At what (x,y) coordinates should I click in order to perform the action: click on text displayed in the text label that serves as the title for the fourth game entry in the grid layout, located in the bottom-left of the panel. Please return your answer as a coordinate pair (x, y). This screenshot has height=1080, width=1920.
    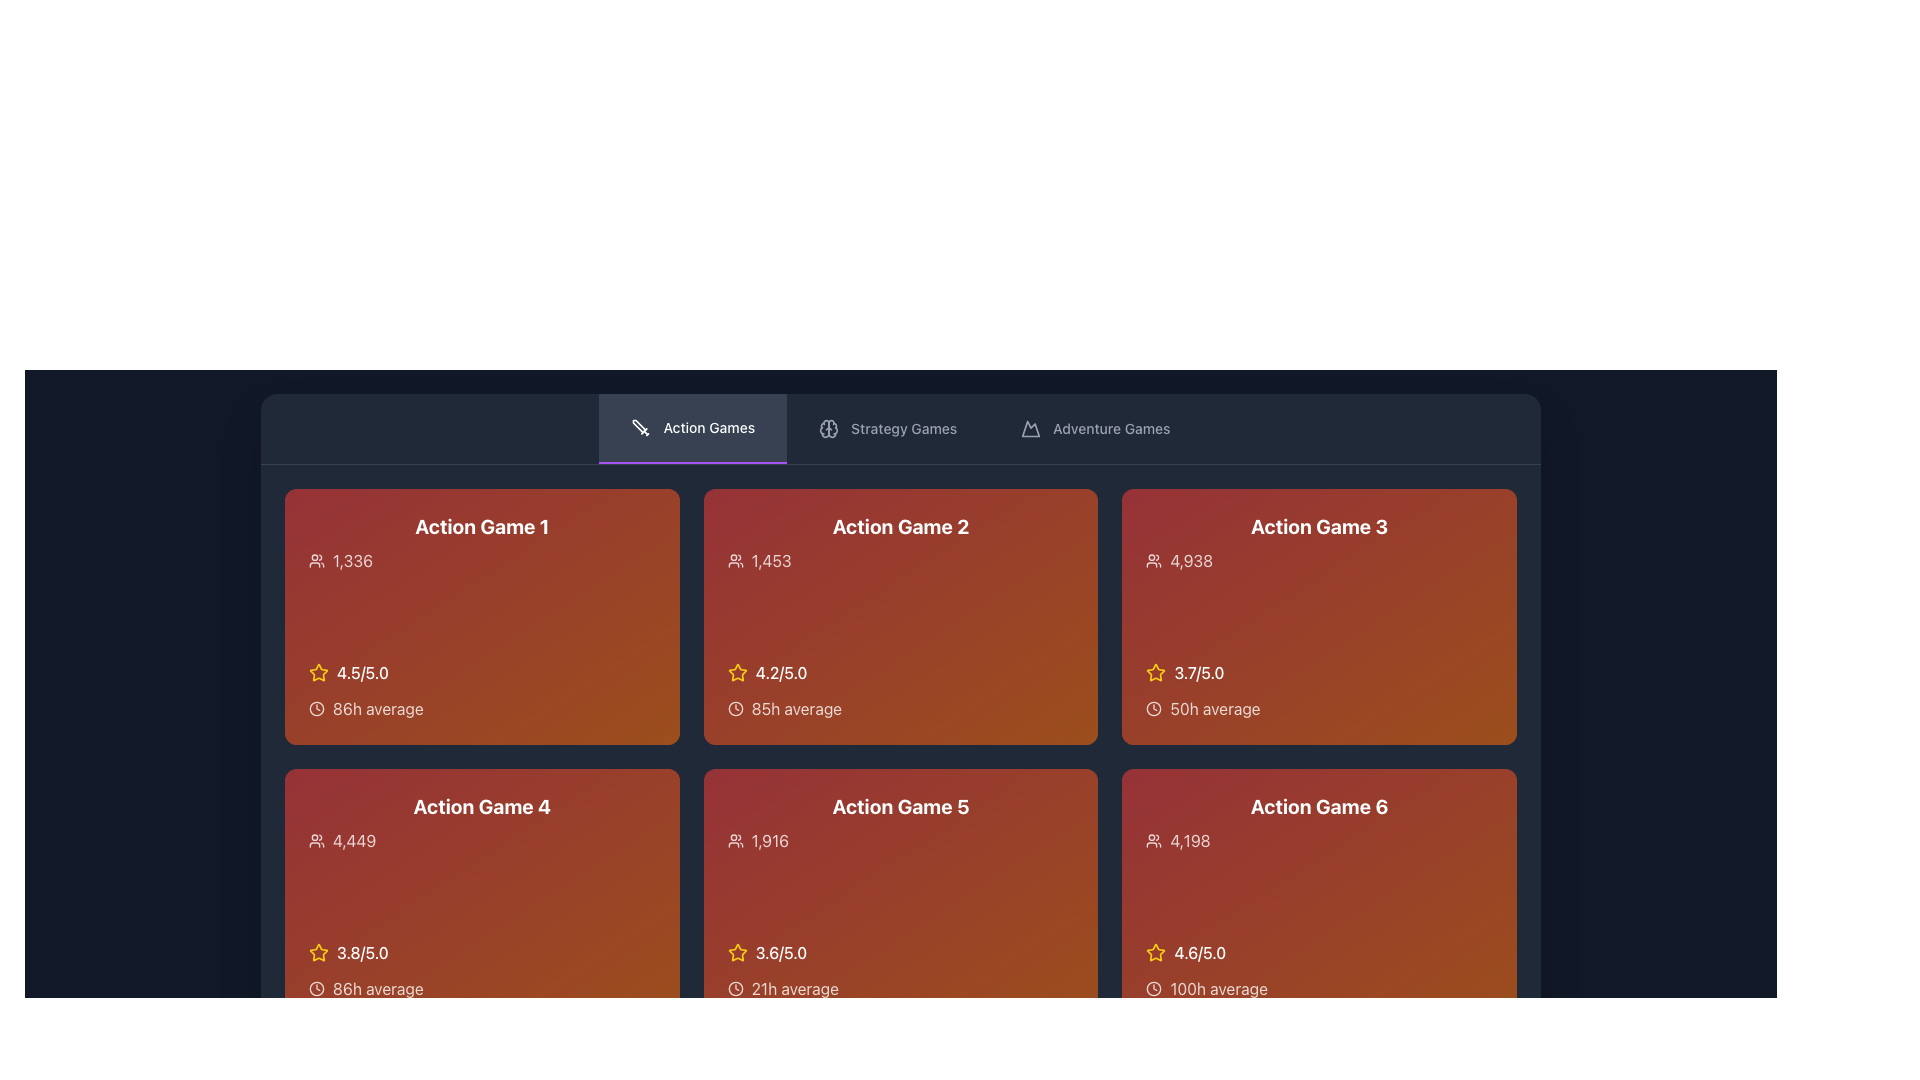
    Looking at the image, I should click on (482, 805).